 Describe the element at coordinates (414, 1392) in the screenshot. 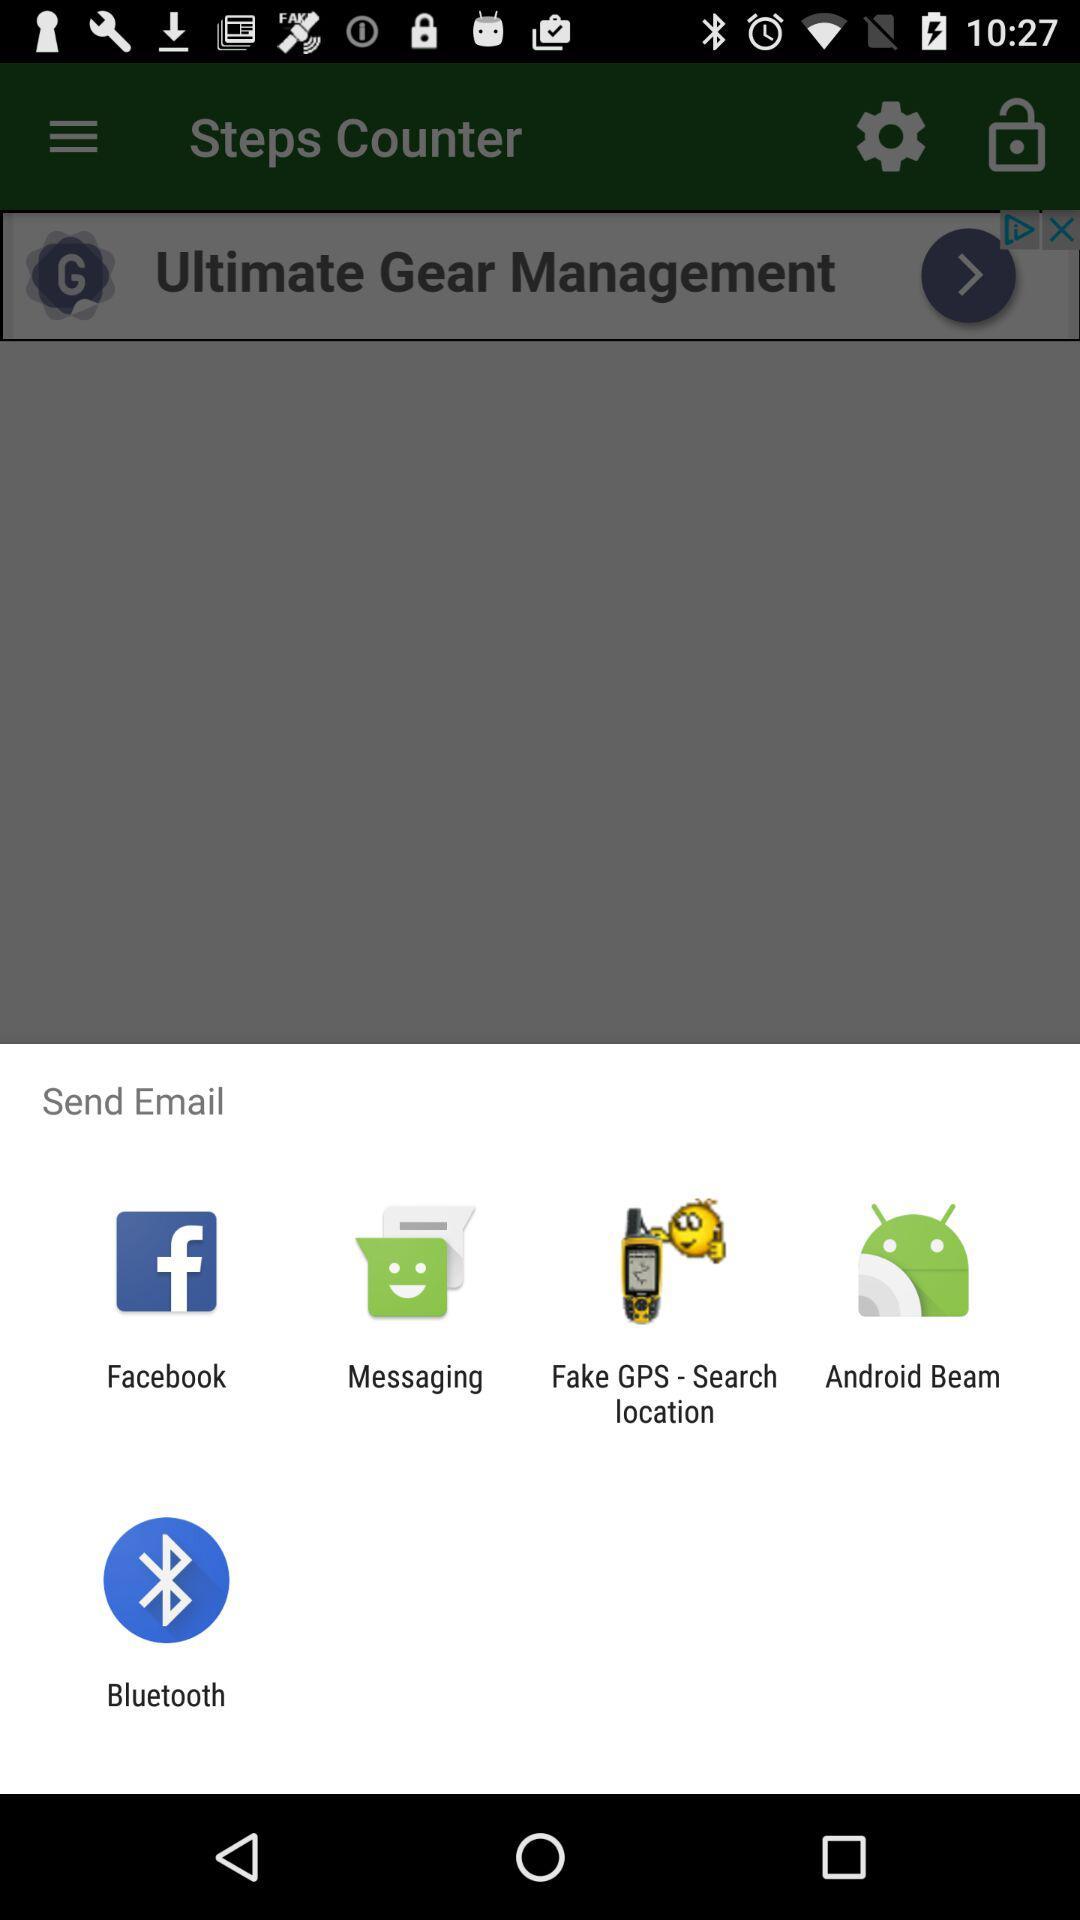

I see `messaging app` at that location.